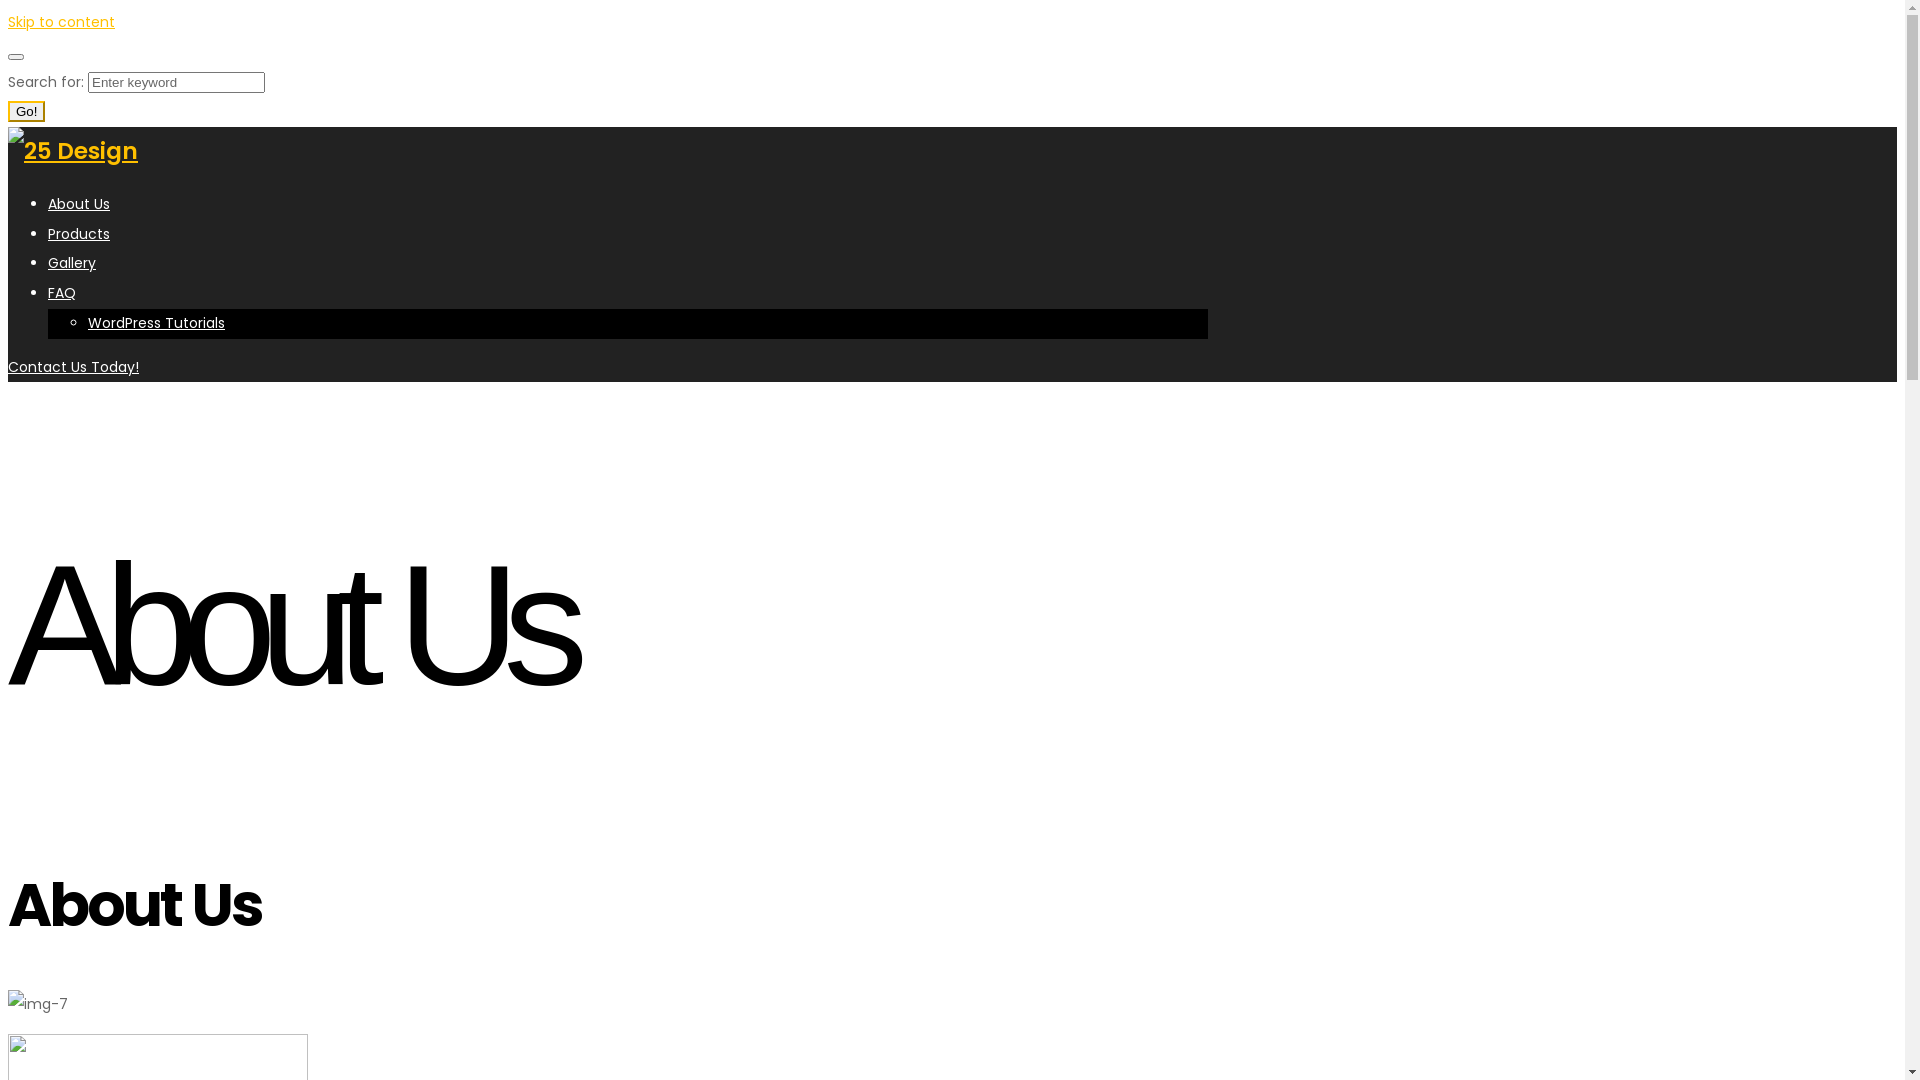 The image size is (1920, 1080). Describe the element at coordinates (78, 204) in the screenshot. I see `'About Us'` at that location.